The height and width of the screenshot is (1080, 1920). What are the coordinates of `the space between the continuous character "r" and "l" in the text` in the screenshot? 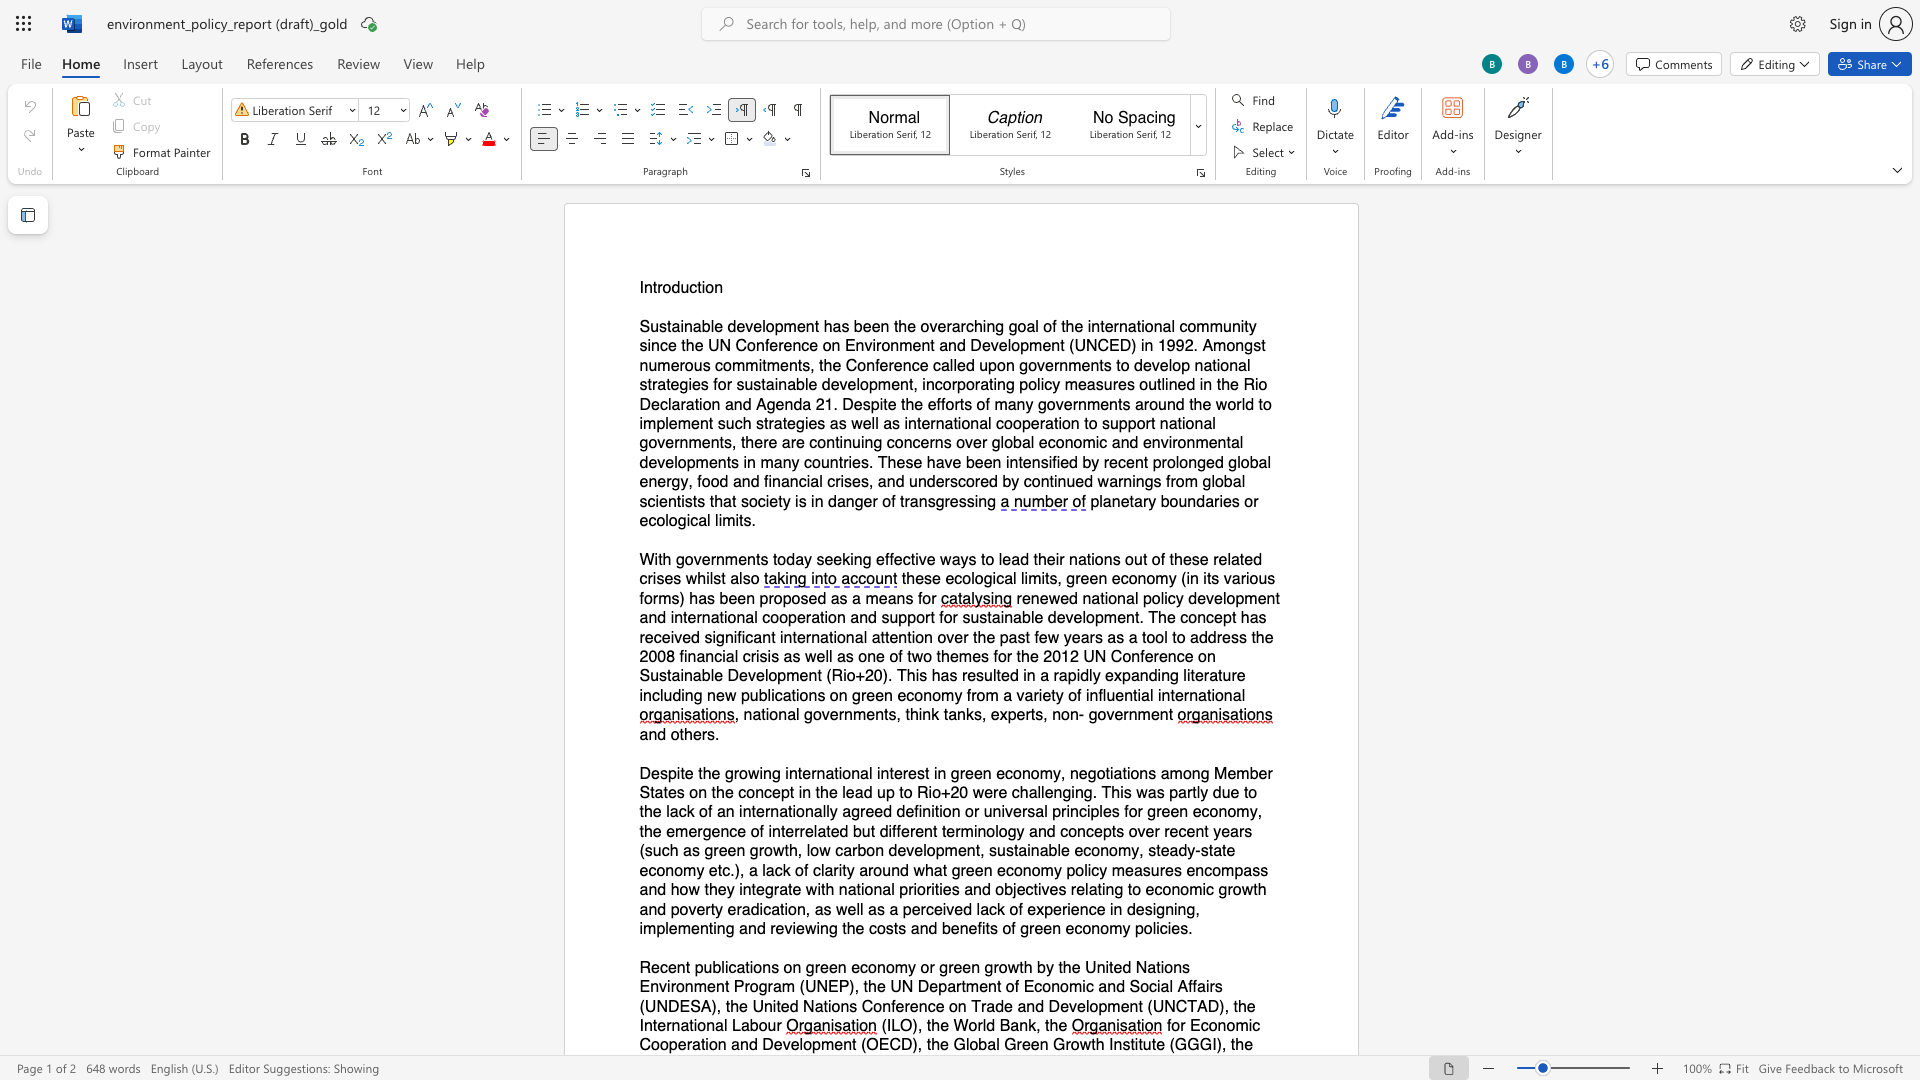 It's located at (982, 1026).